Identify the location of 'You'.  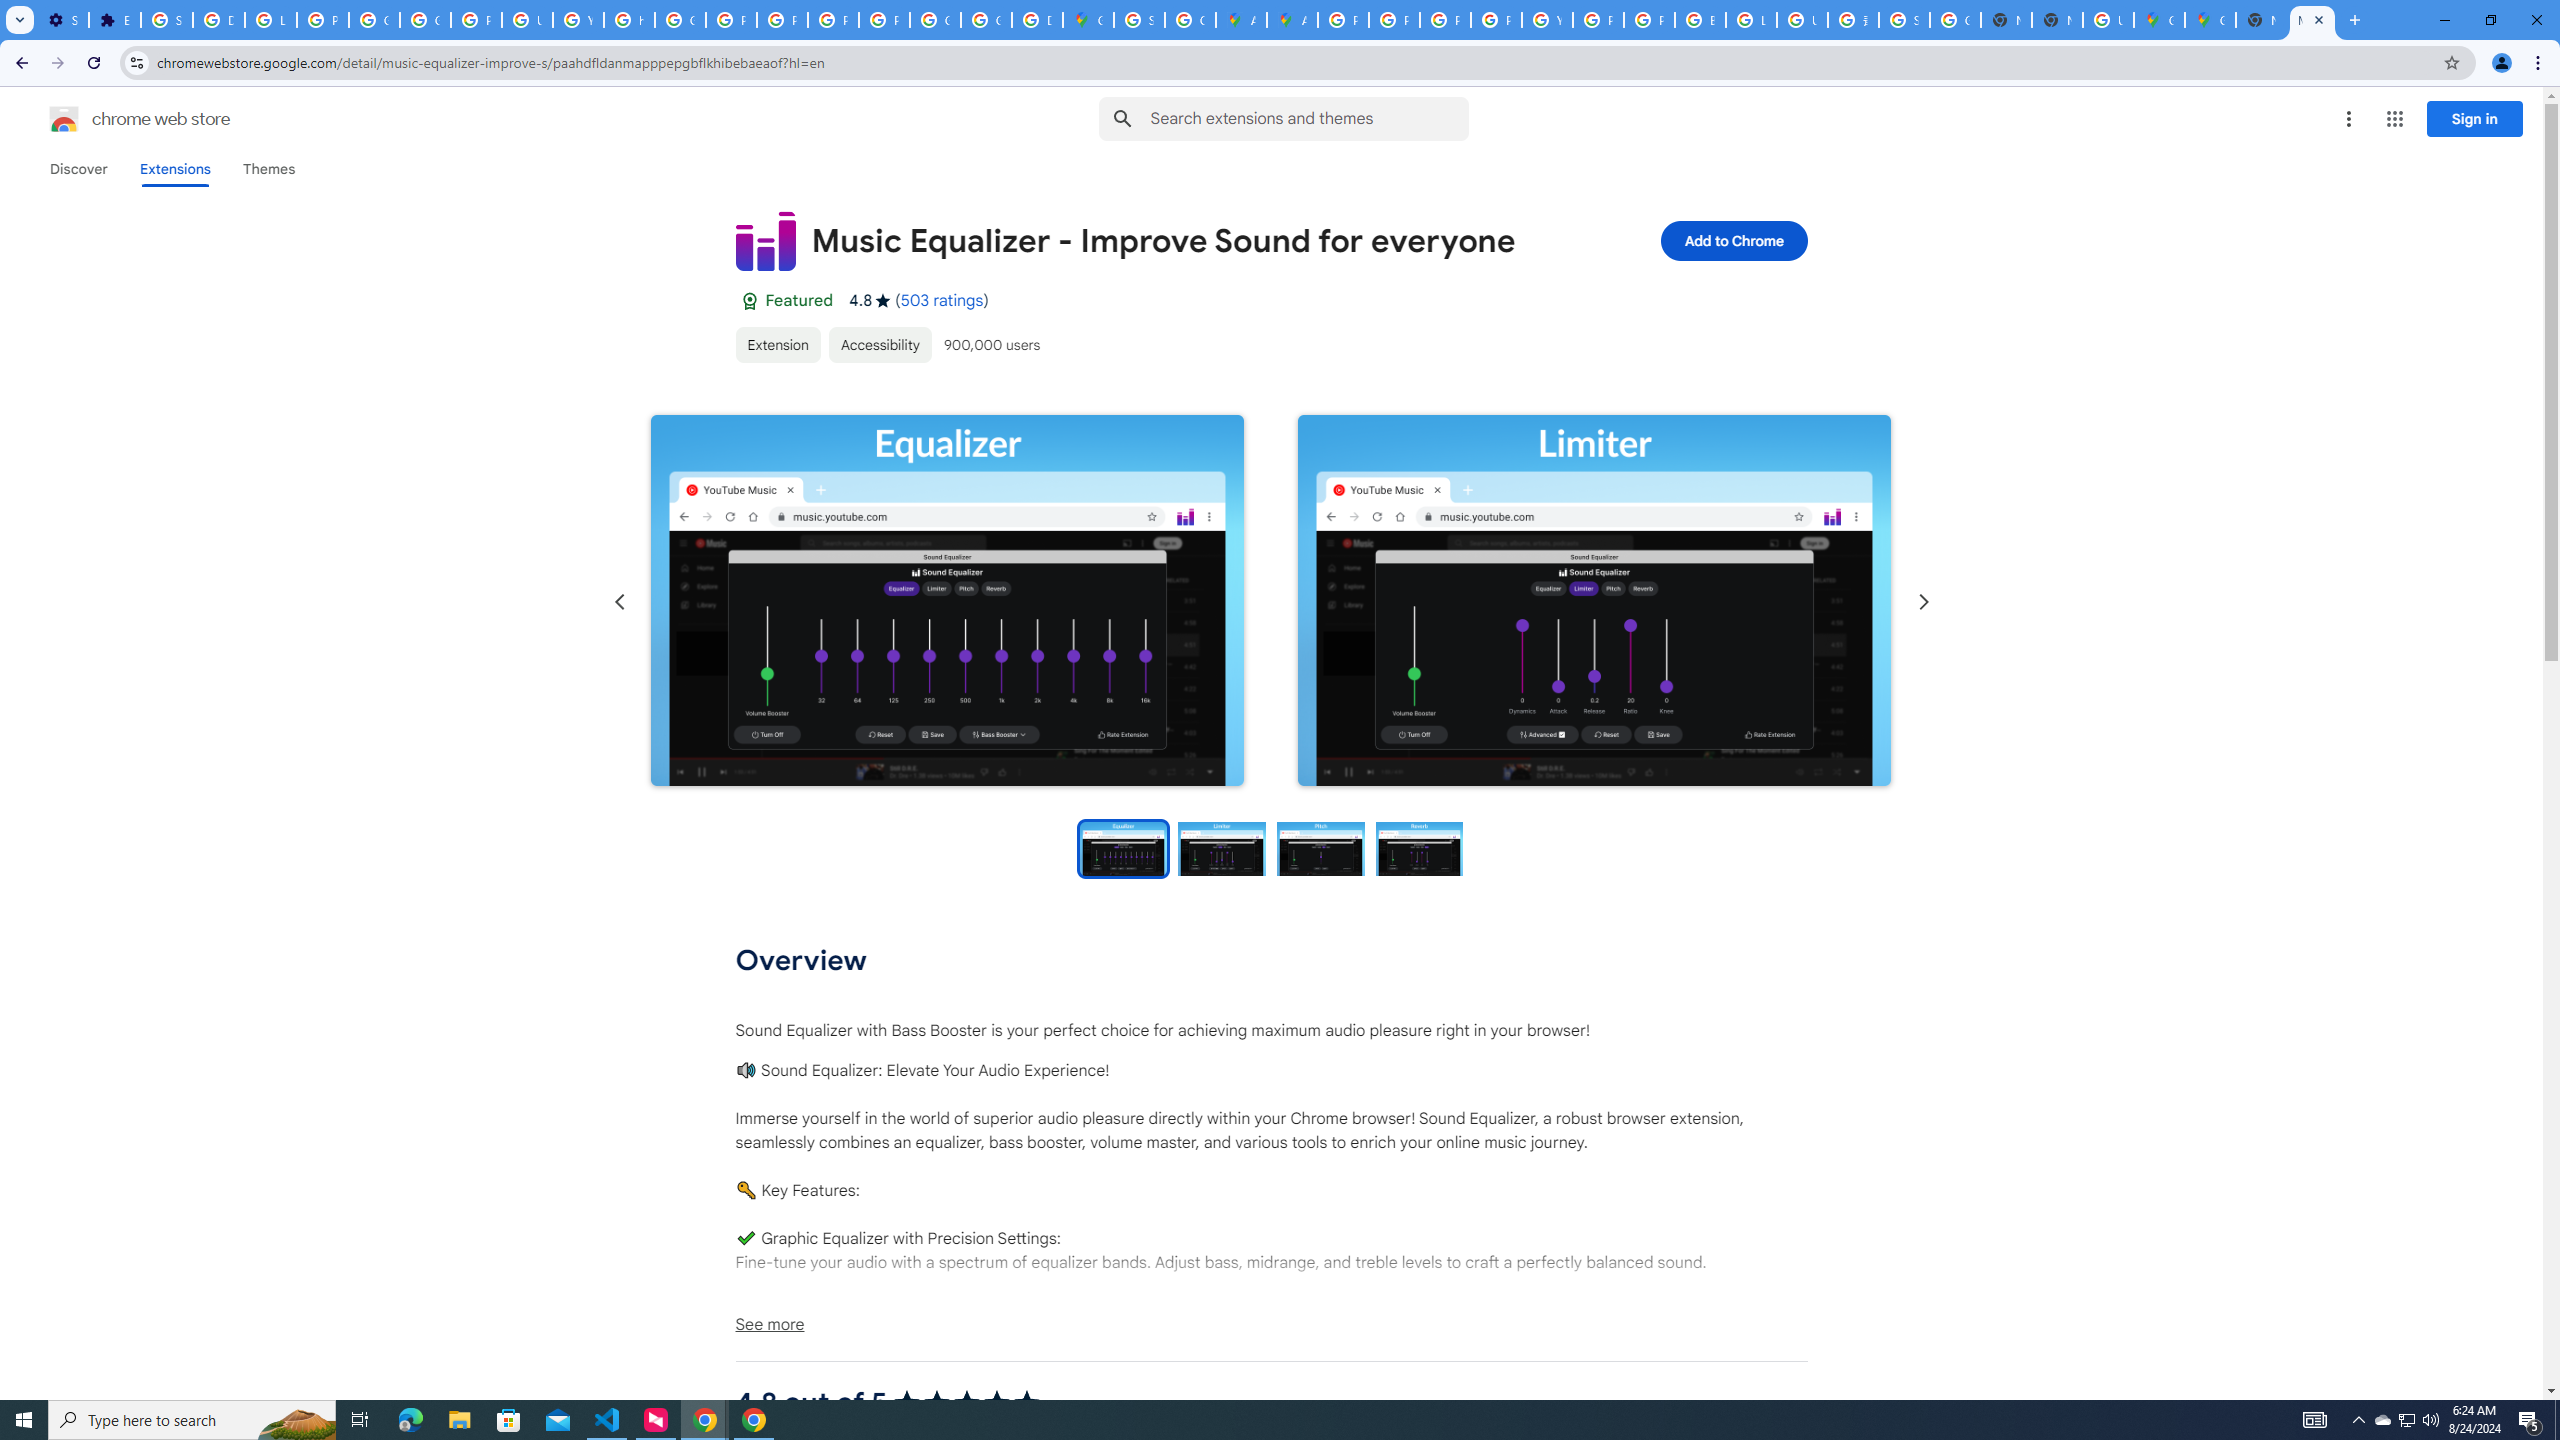
(2502, 62).